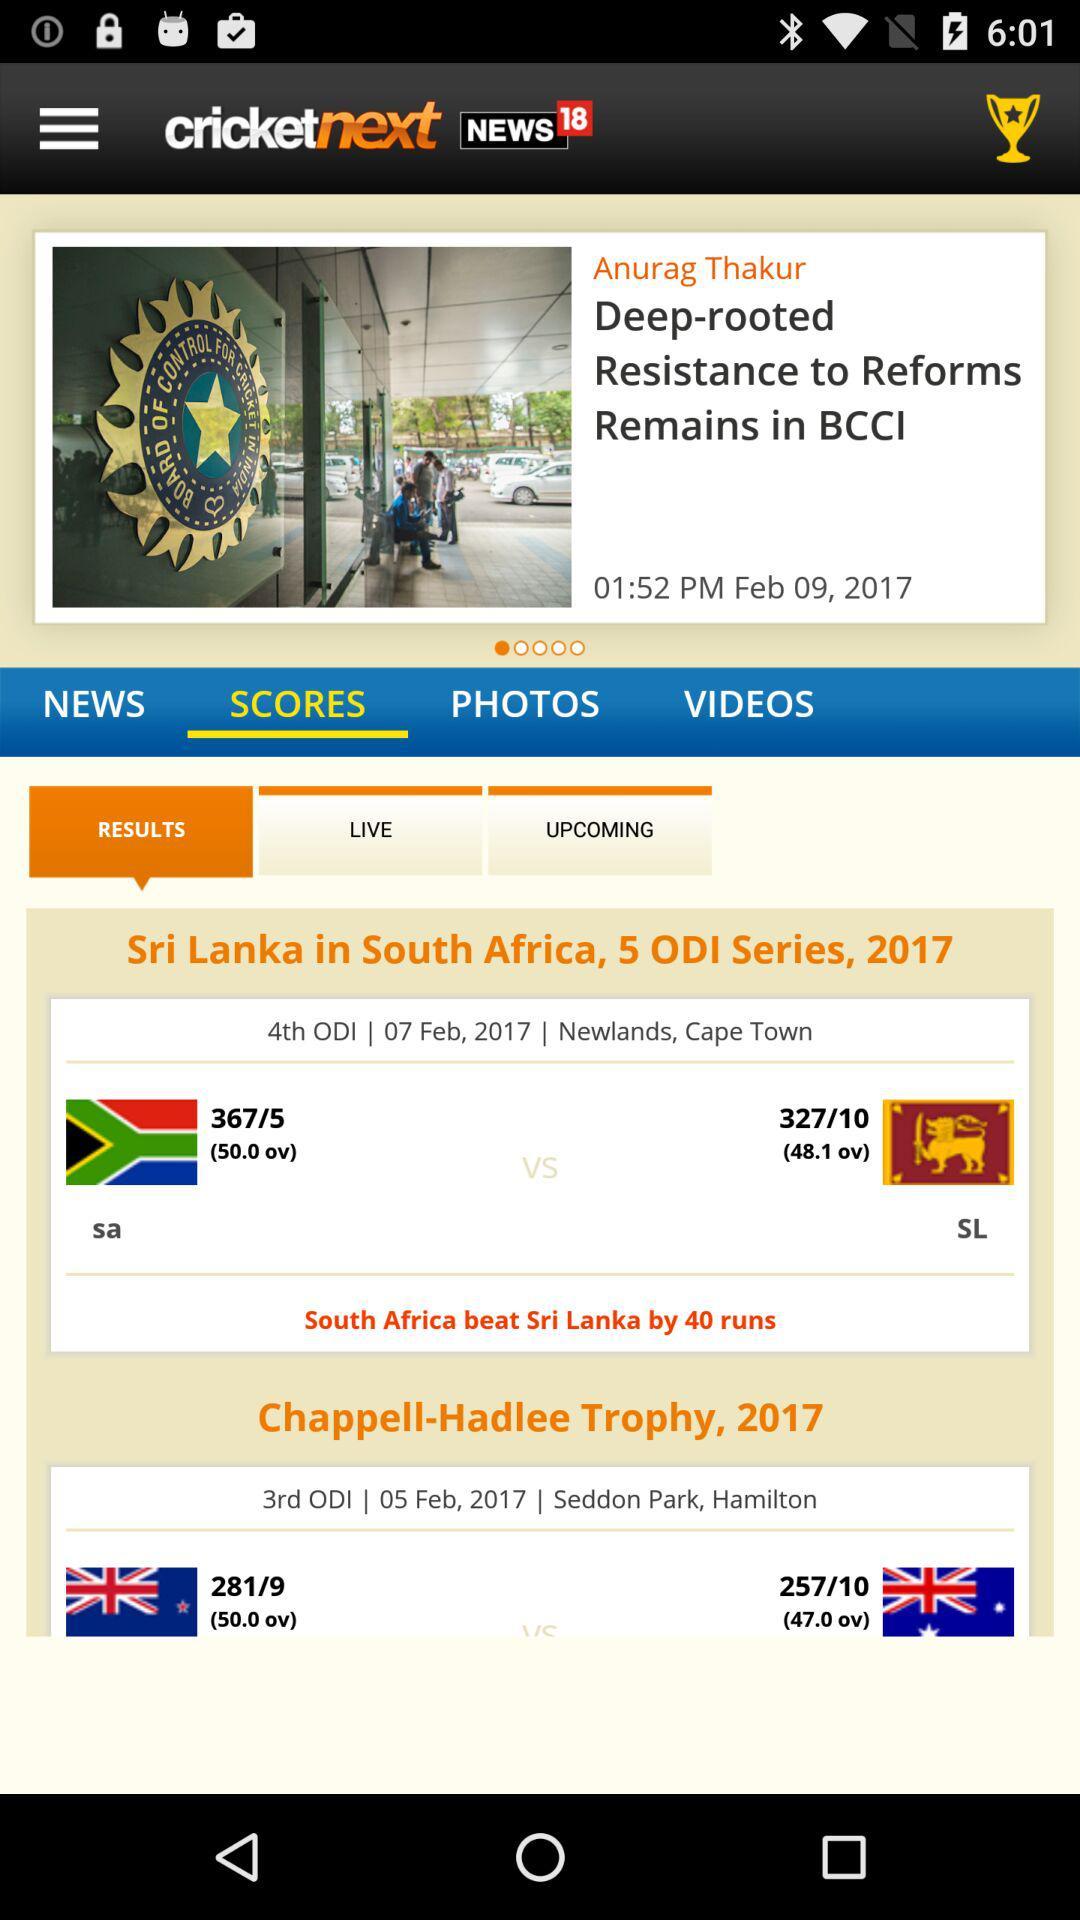  Describe the element at coordinates (68, 136) in the screenshot. I see `the menu icon` at that location.